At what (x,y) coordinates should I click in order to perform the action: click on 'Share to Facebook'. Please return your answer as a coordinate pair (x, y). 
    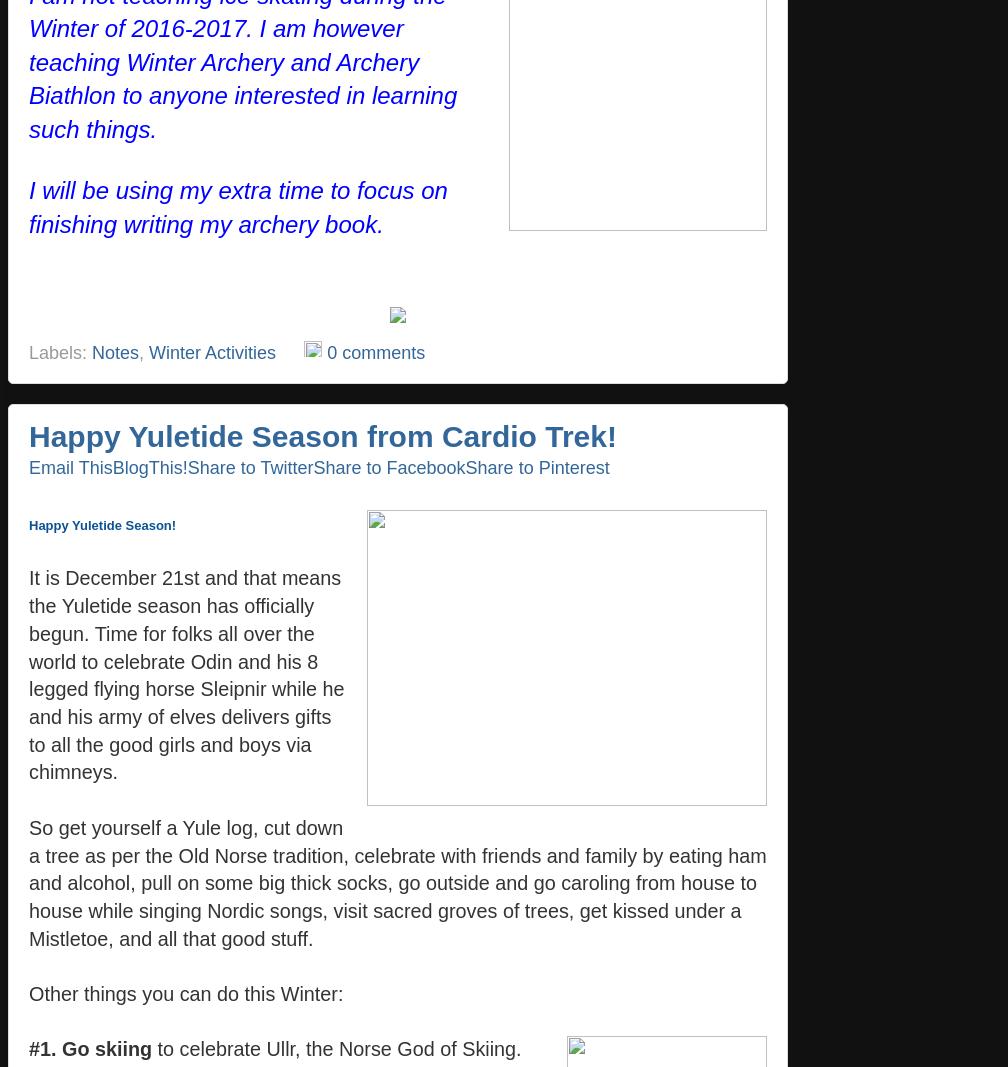
    Looking at the image, I should click on (388, 466).